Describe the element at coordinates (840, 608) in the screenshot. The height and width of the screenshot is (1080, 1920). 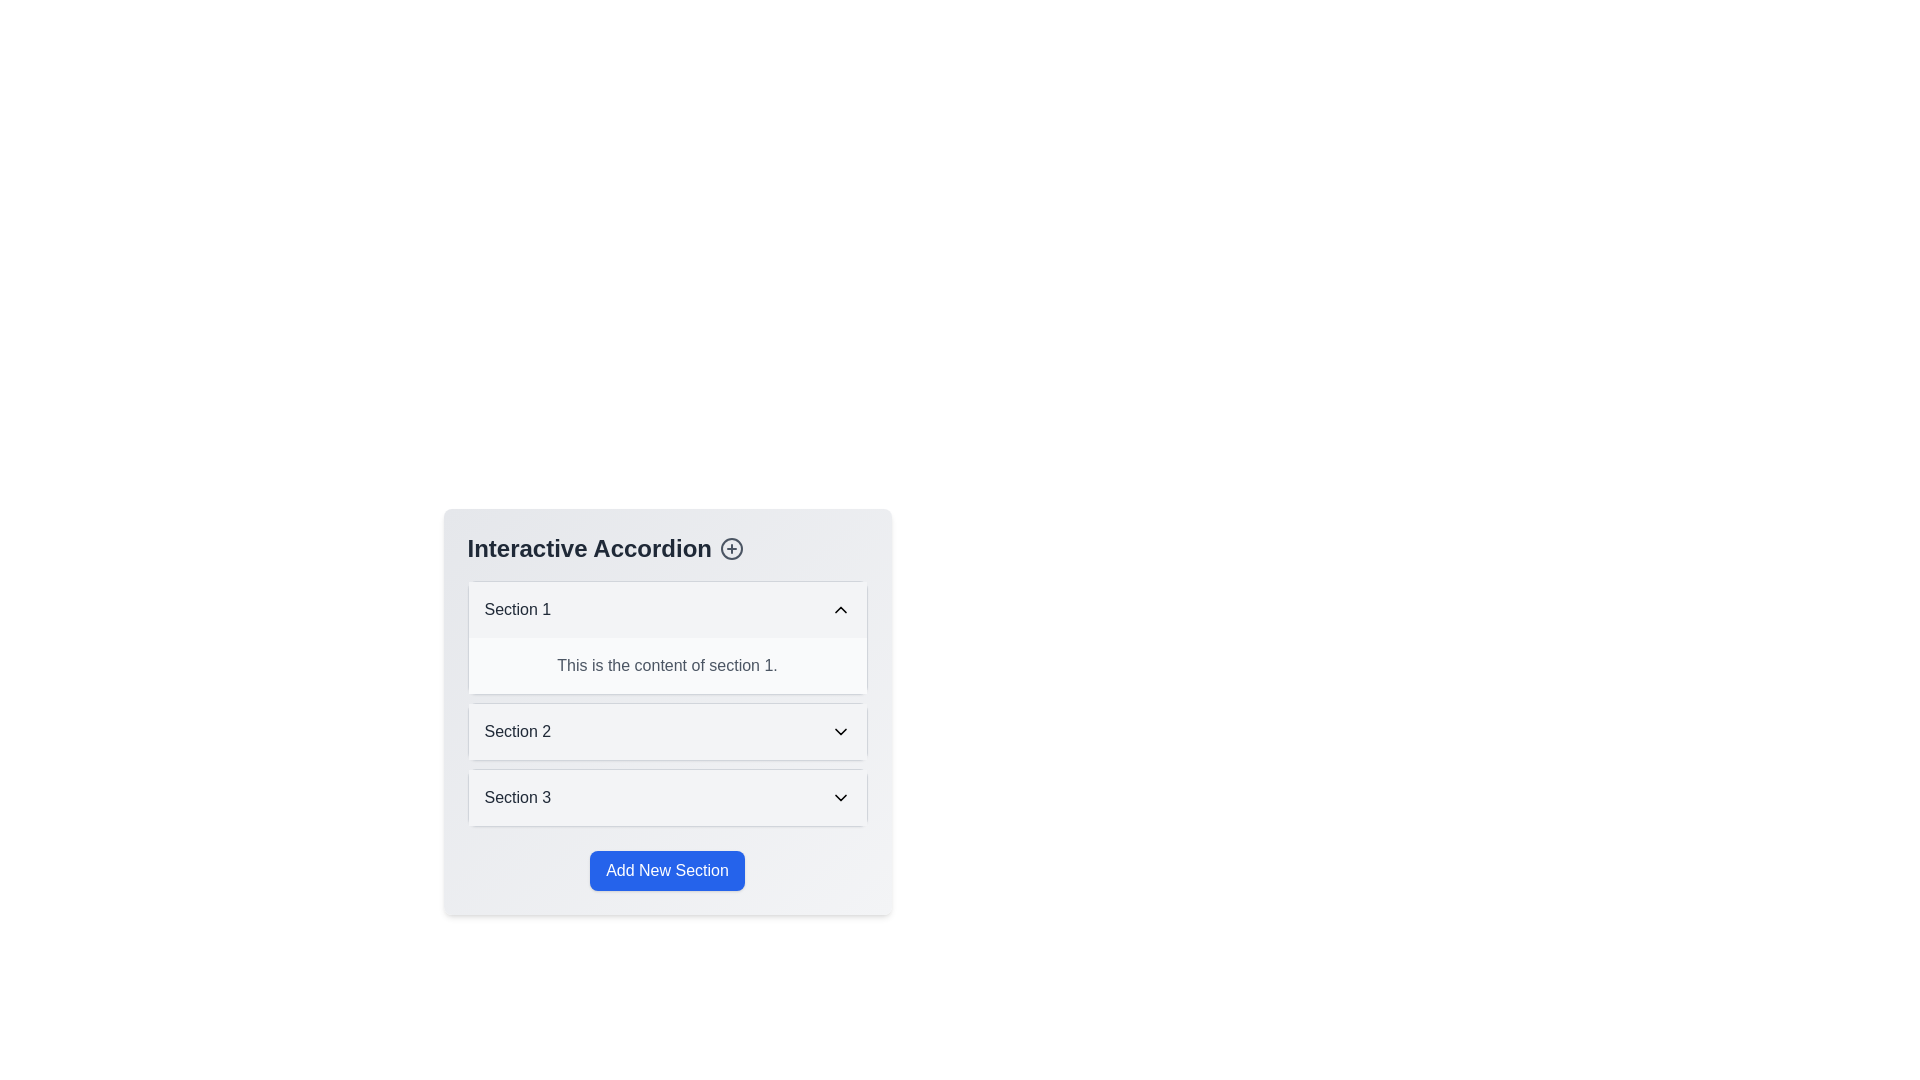
I see `the chevron icon located in 'Section 1'` at that location.